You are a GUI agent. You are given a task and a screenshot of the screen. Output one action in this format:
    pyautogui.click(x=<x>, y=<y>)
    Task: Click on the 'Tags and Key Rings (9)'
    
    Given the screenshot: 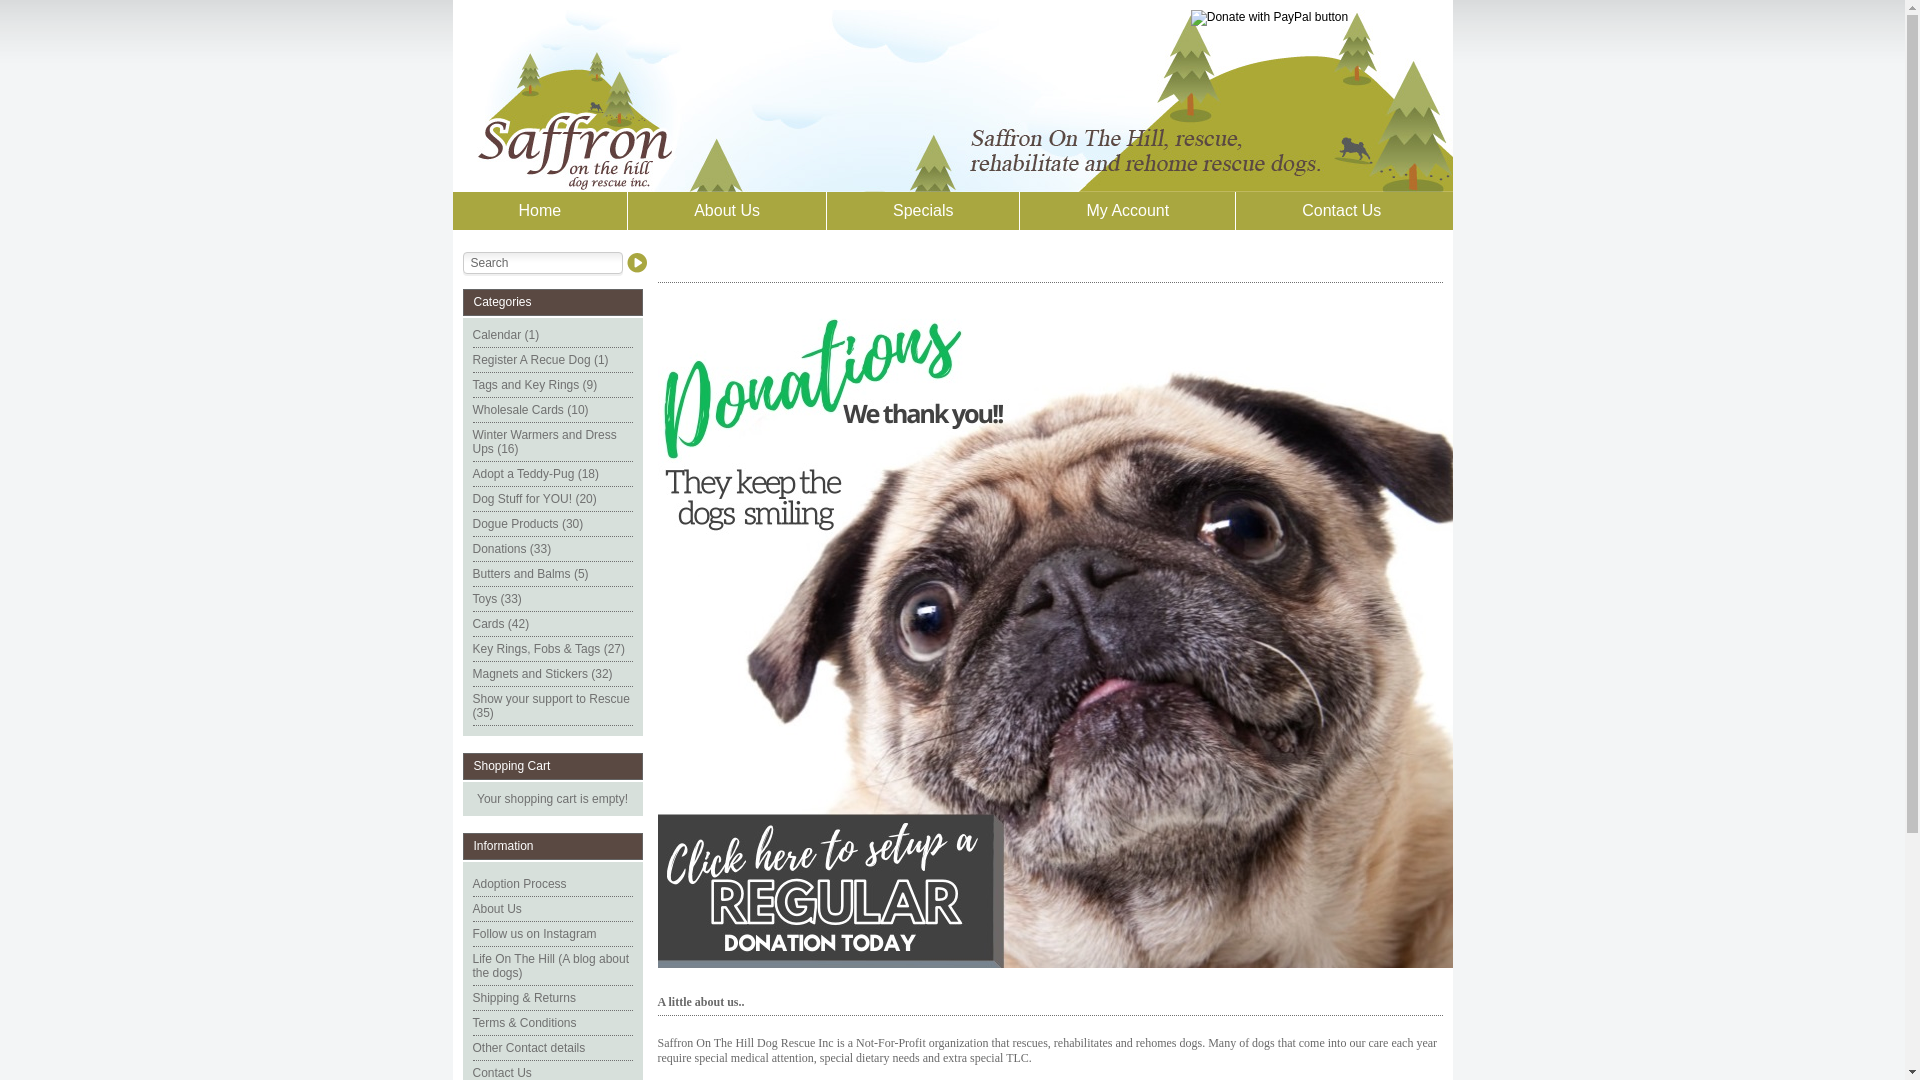 What is the action you would take?
    pyautogui.click(x=534, y=385)
    